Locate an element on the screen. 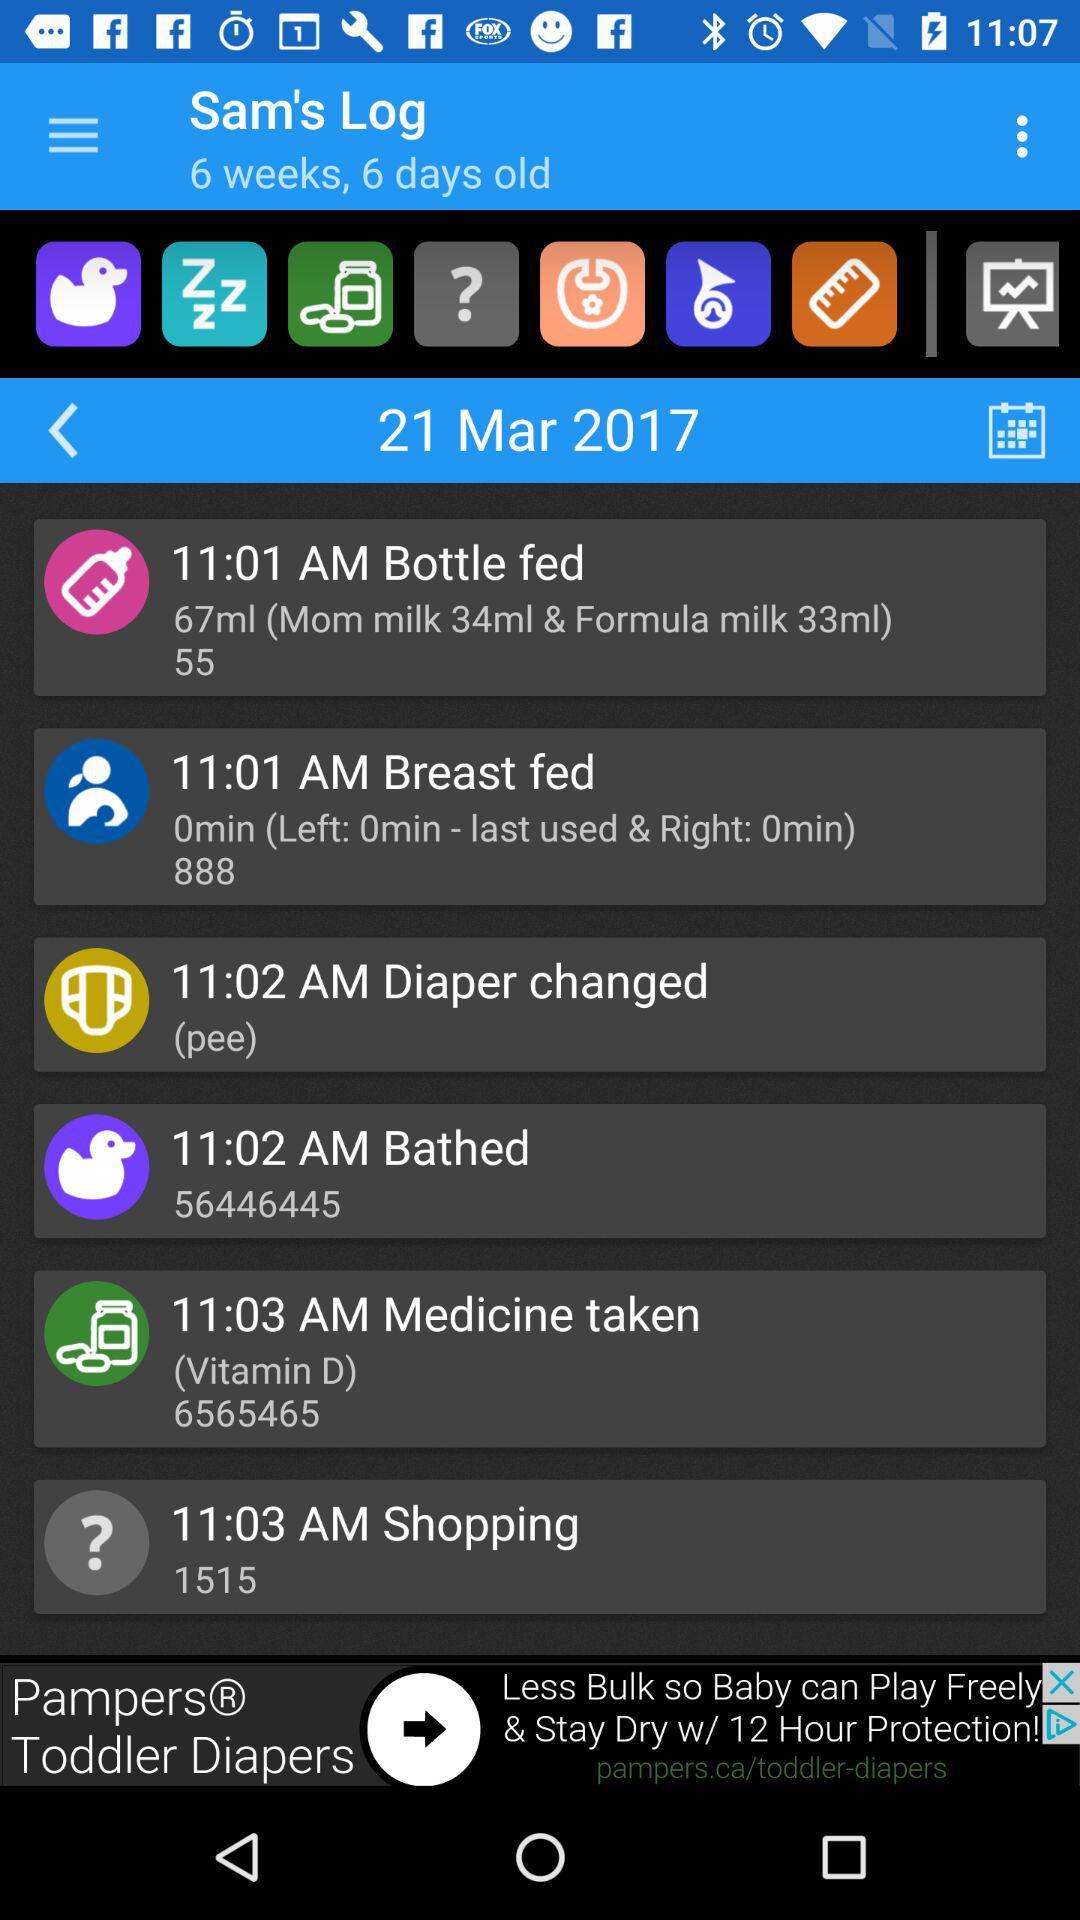  go back is located at coordinates (61, 429).